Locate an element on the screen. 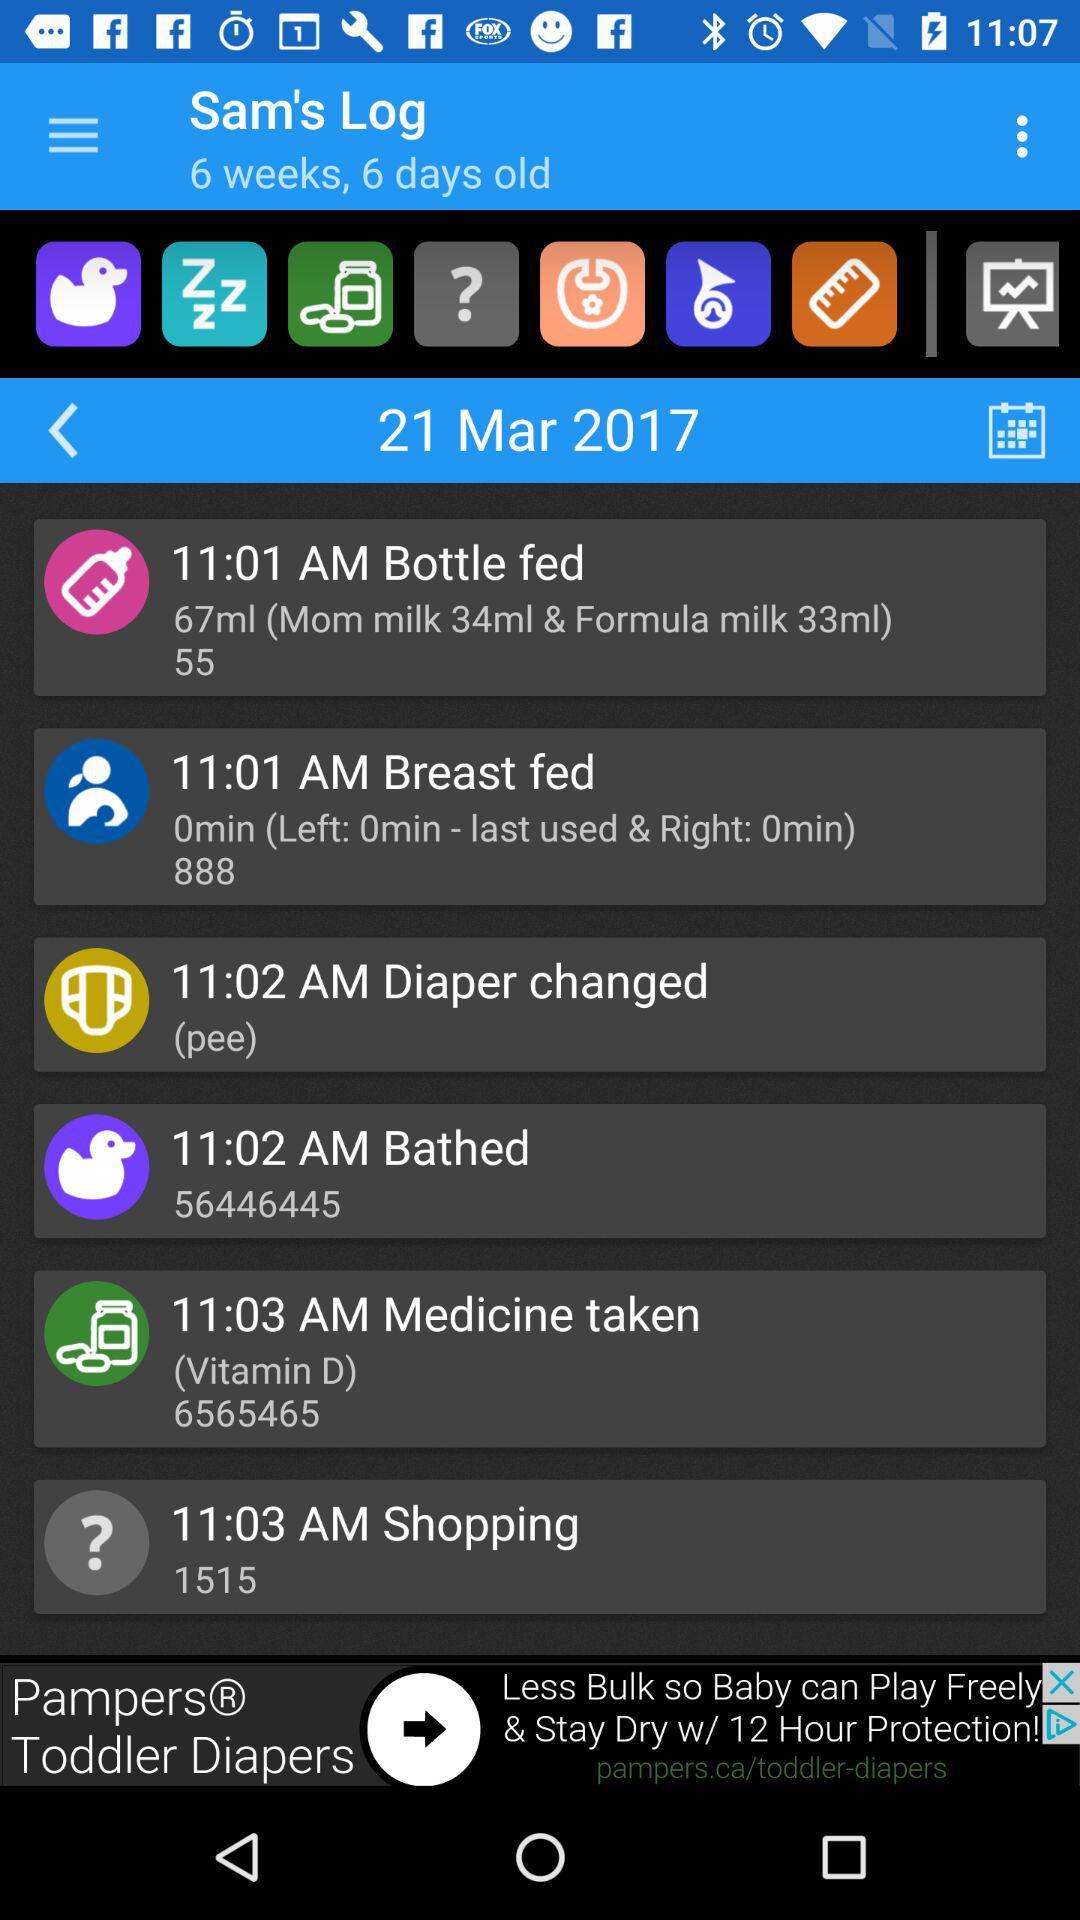  go back is located at coordinates (61, 429).